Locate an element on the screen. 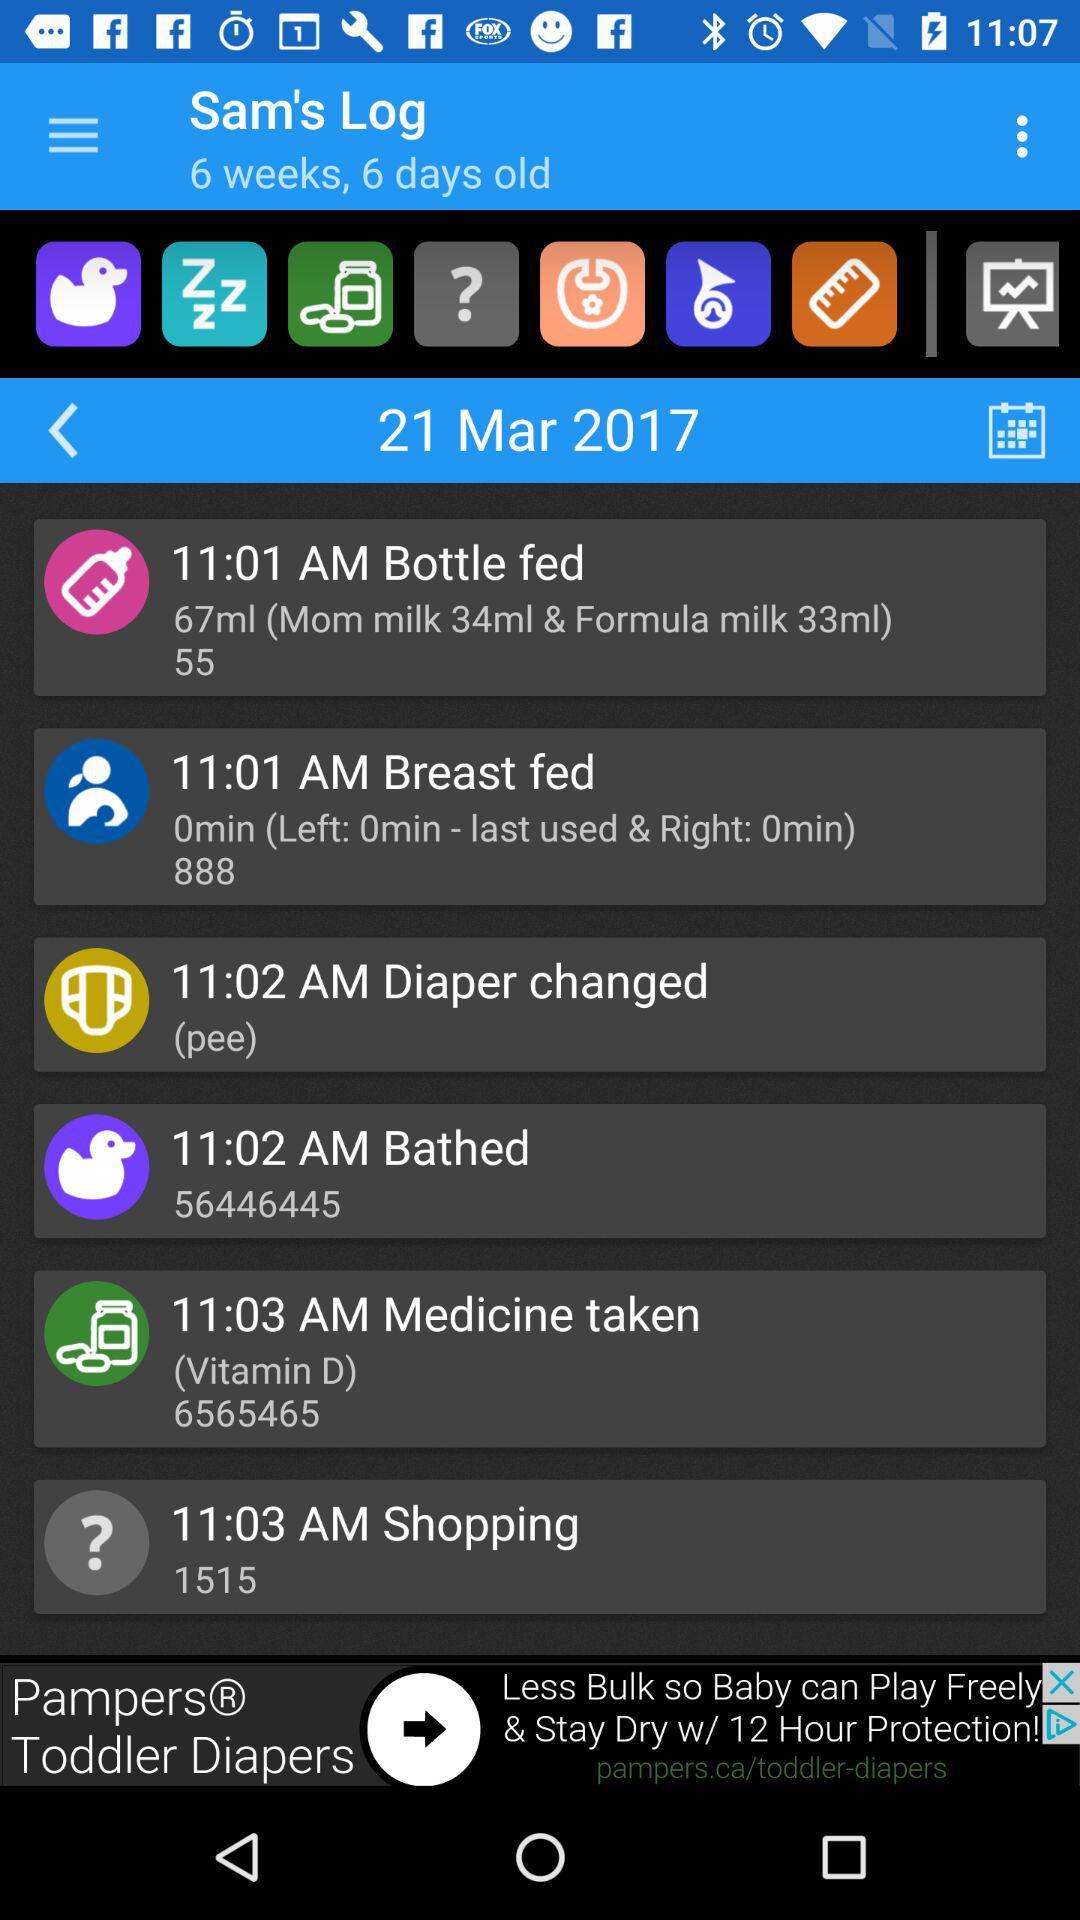  go back is located at coordinates (61, 429).